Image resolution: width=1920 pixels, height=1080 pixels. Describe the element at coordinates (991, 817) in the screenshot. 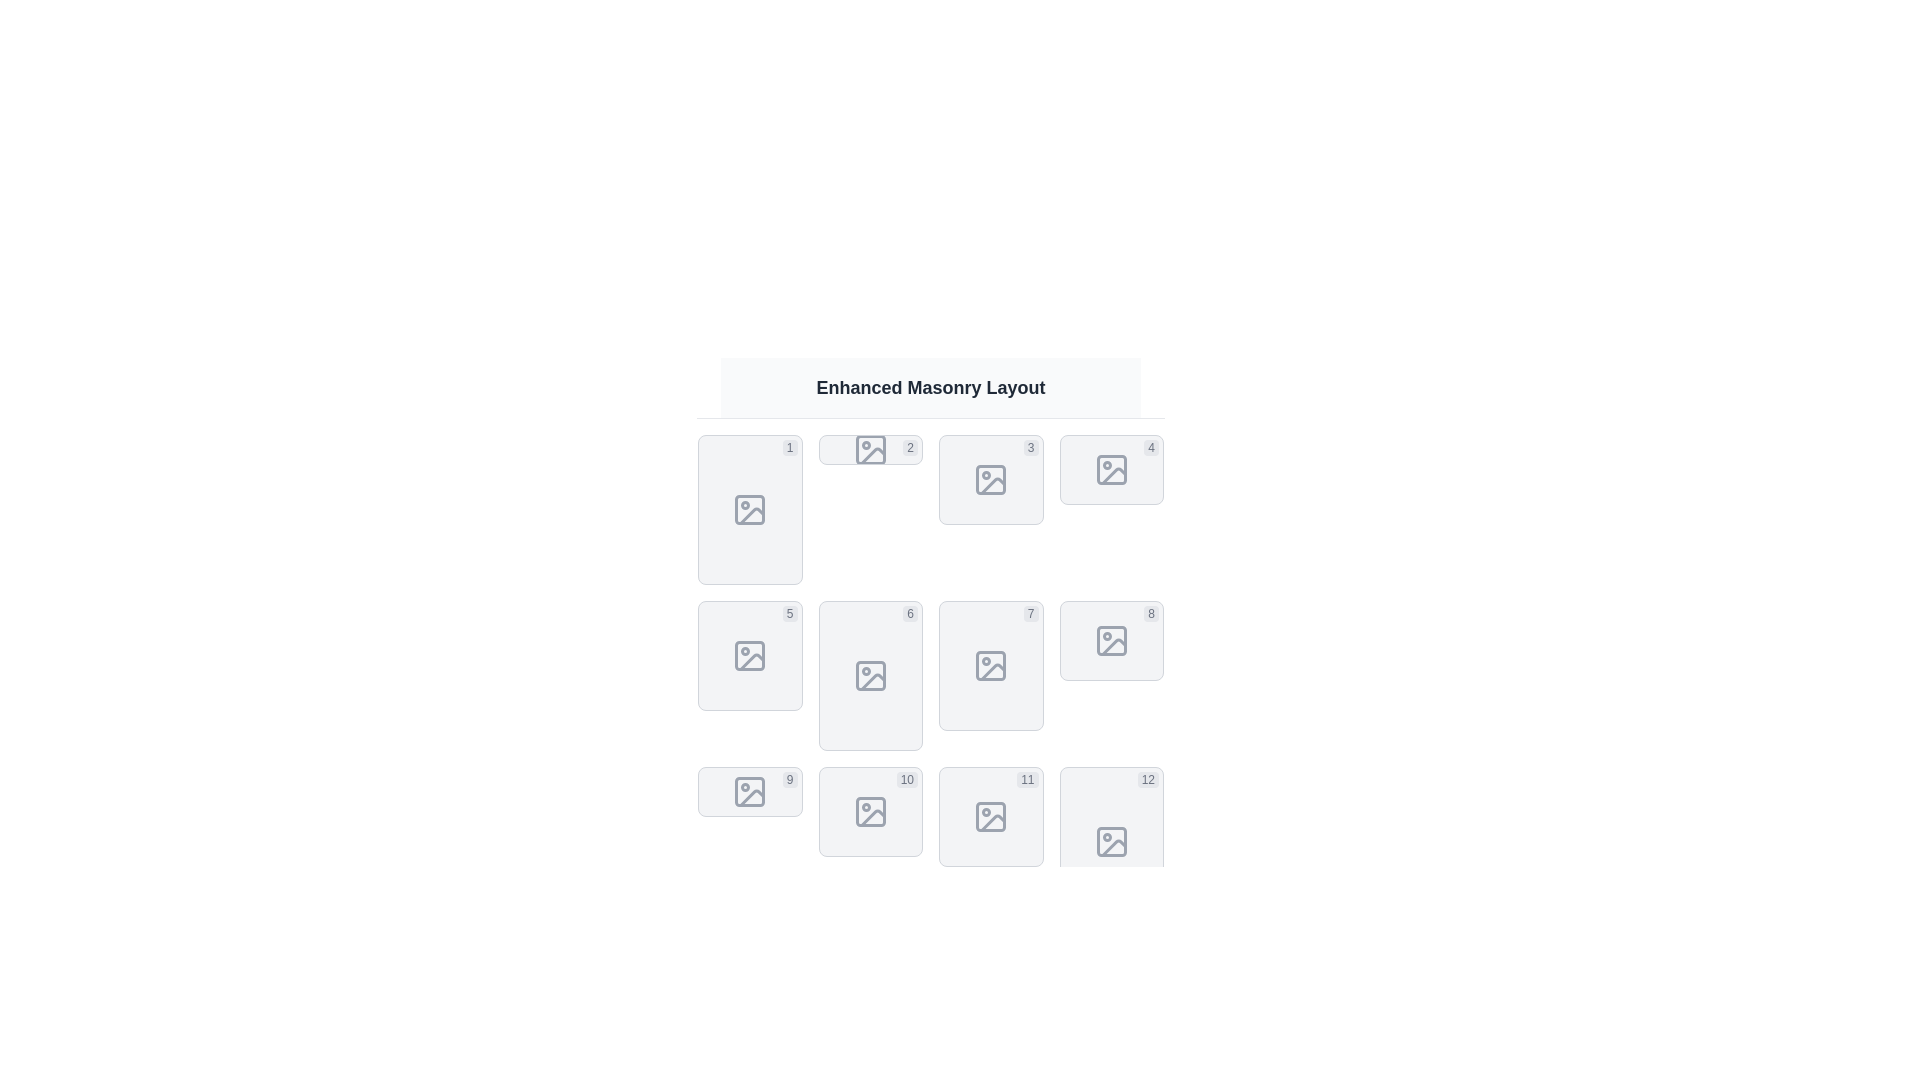

I see `the SVG icon depicting an image placeholder with a gray stroke, located within the card labeled '11' in the eleventh position of the grid layout` at that location.